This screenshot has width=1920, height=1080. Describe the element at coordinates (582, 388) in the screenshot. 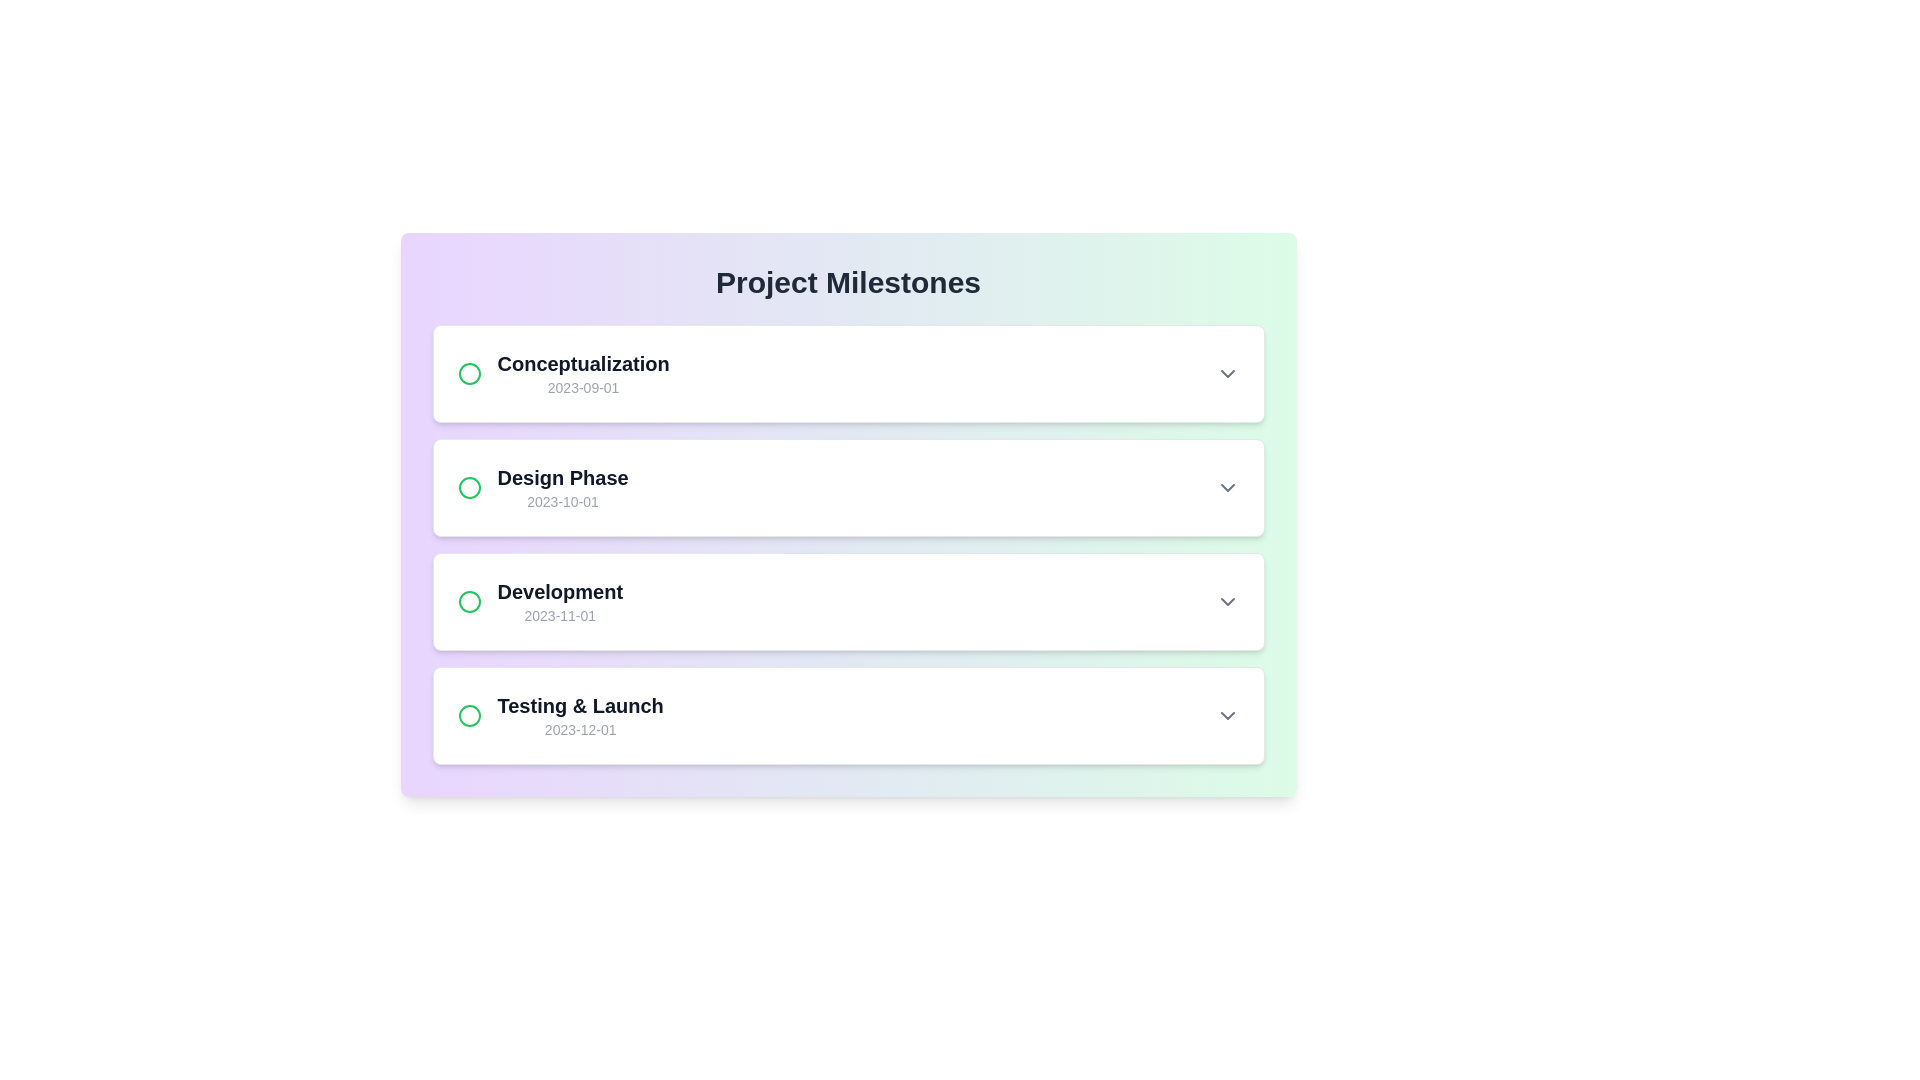

I see `the text label displaying the date '2023-09-01', which is styled with light gray text on a white background and located below the title 'Conceptualization' in the 'Project Milestones' section` at that location.